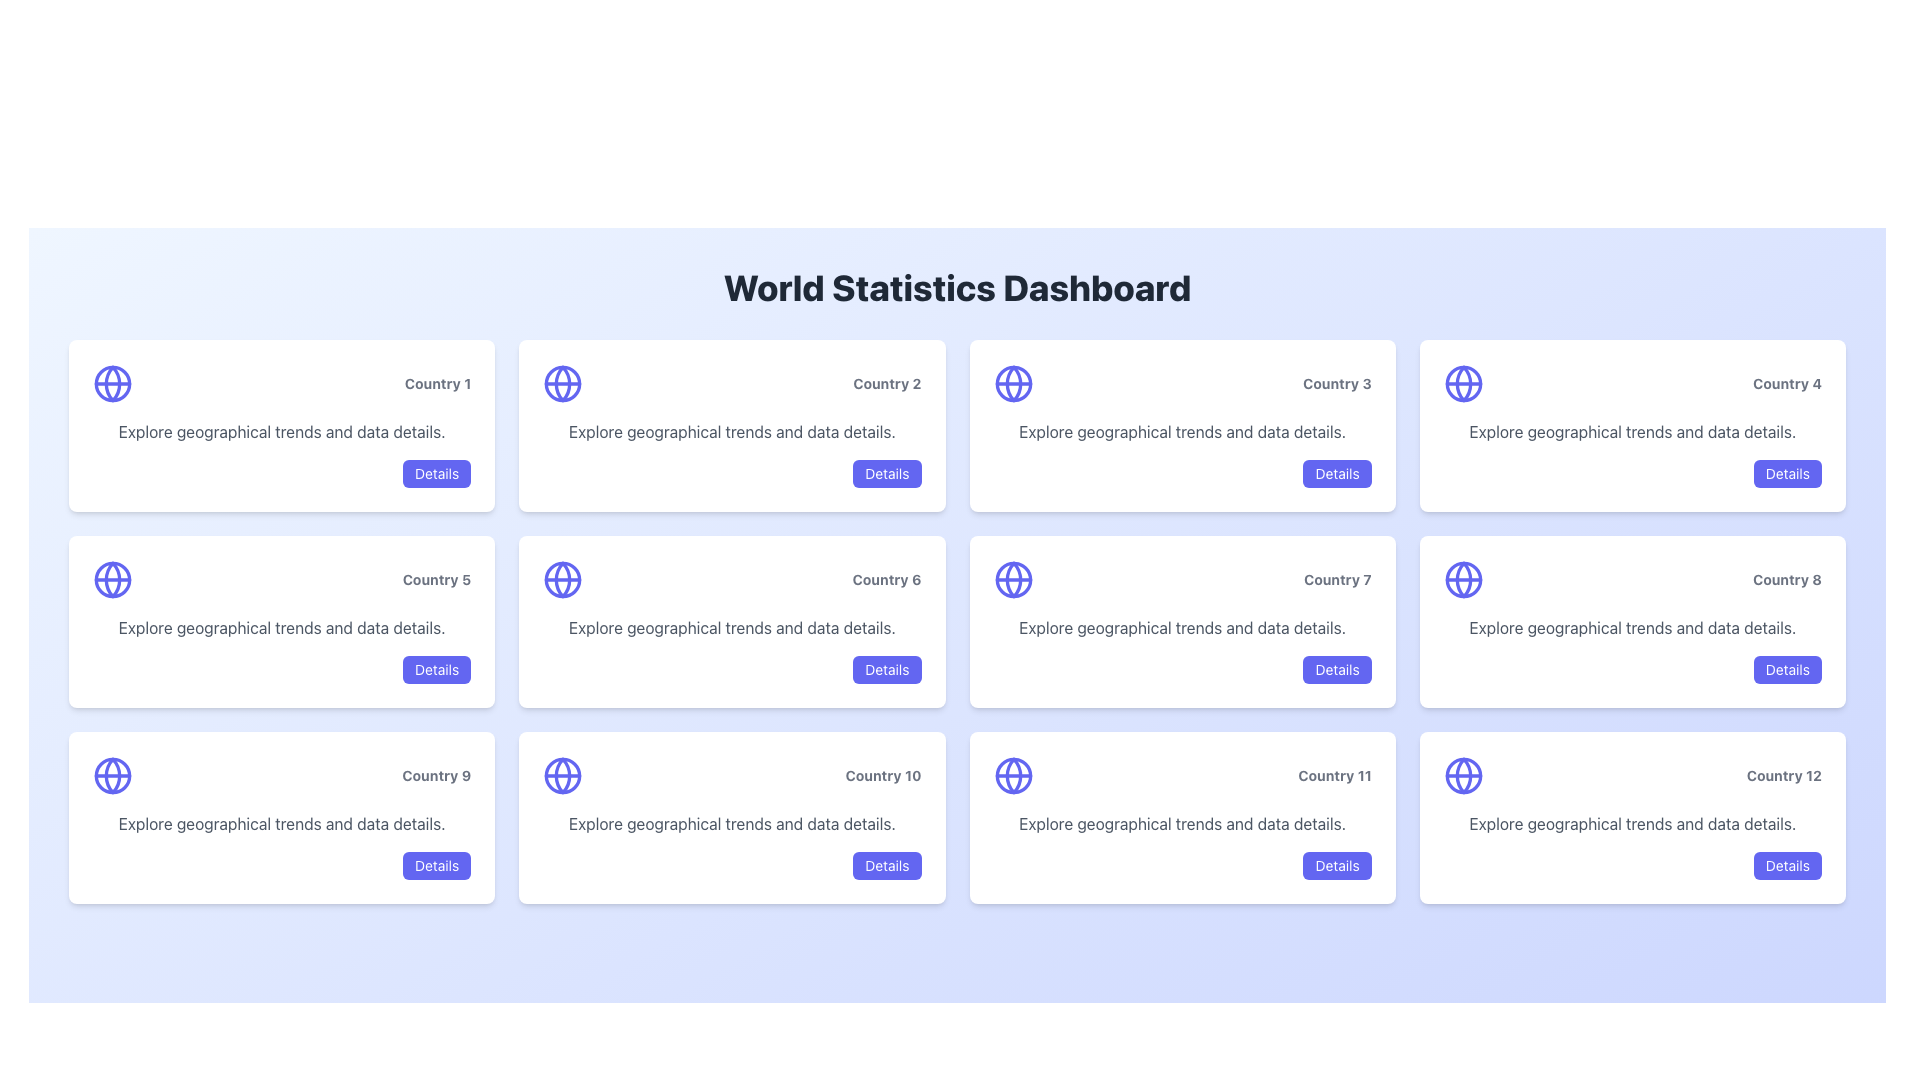  What do you see at coordinates (112, 579) in the screenshot?
I see `the globe icon` at bounding box center [112, 579].